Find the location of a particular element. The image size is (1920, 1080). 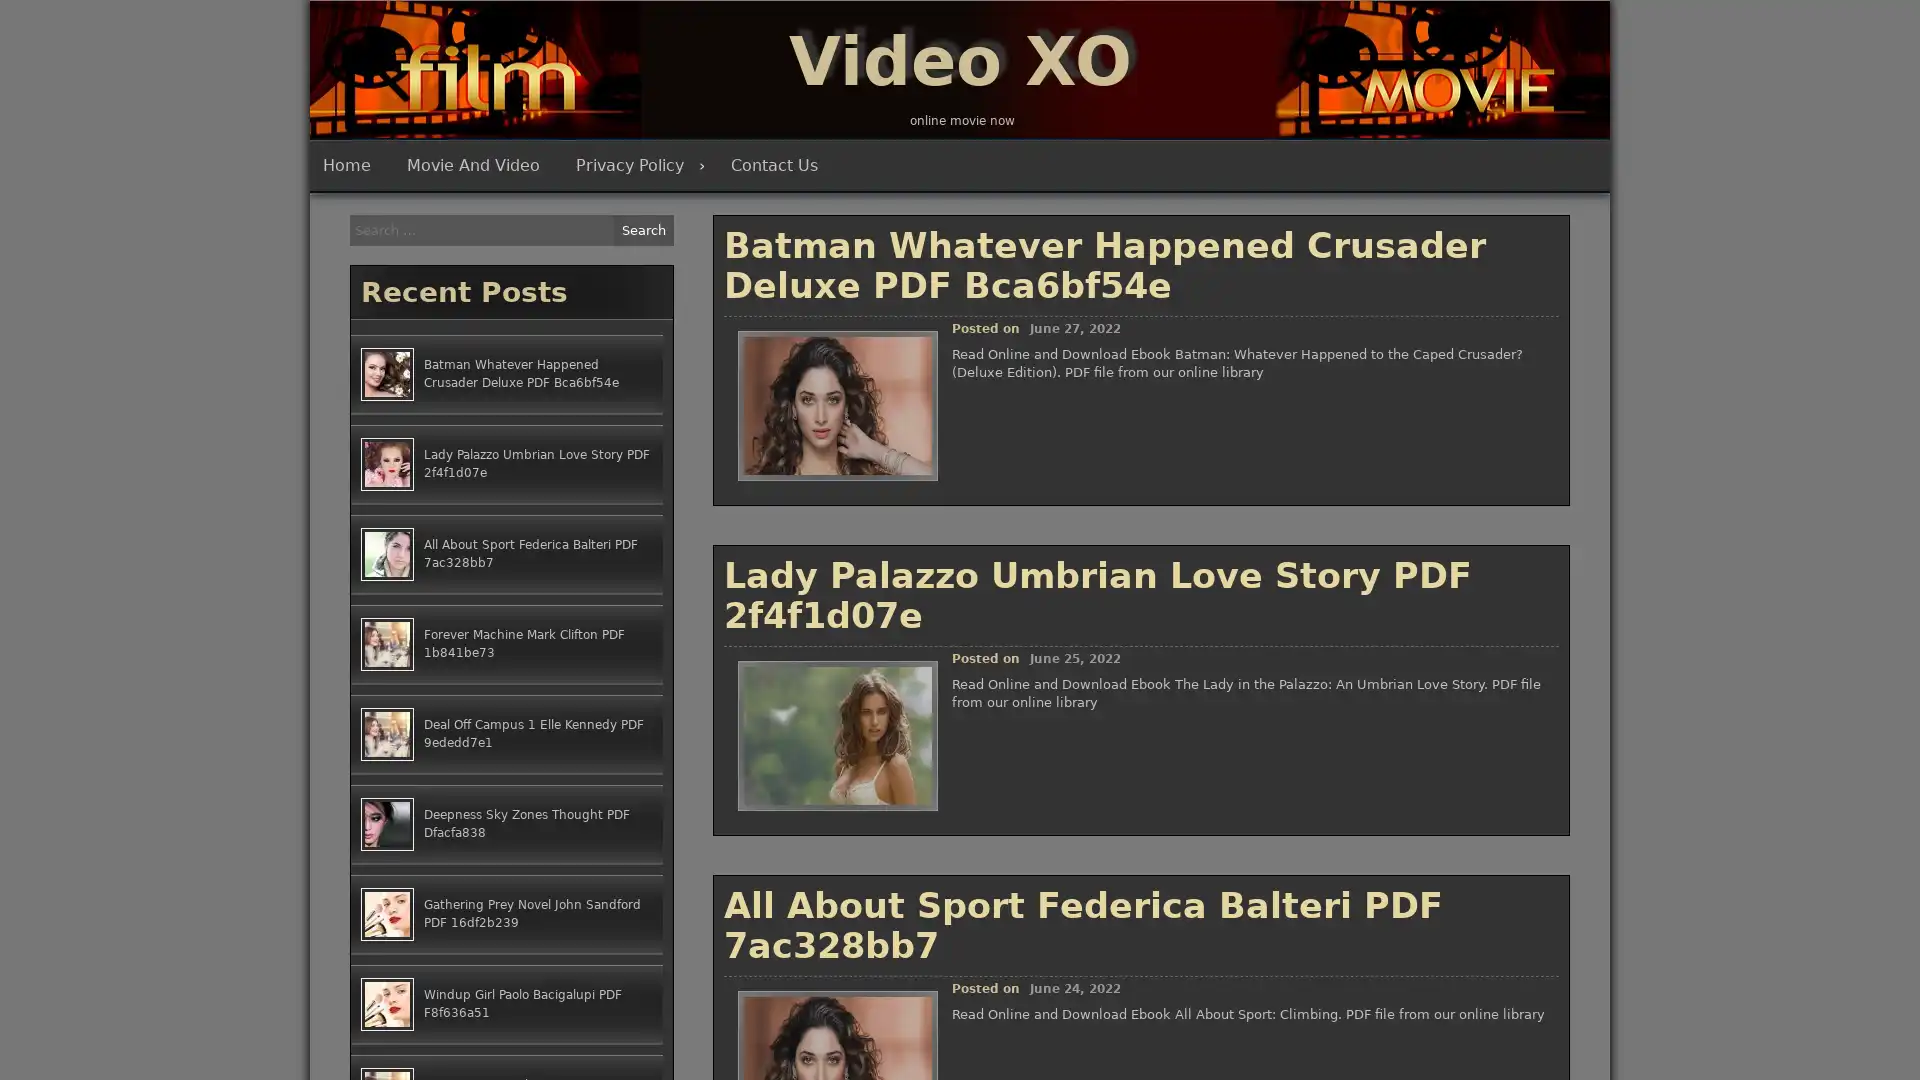

Search is located at coordinates (643, 229).